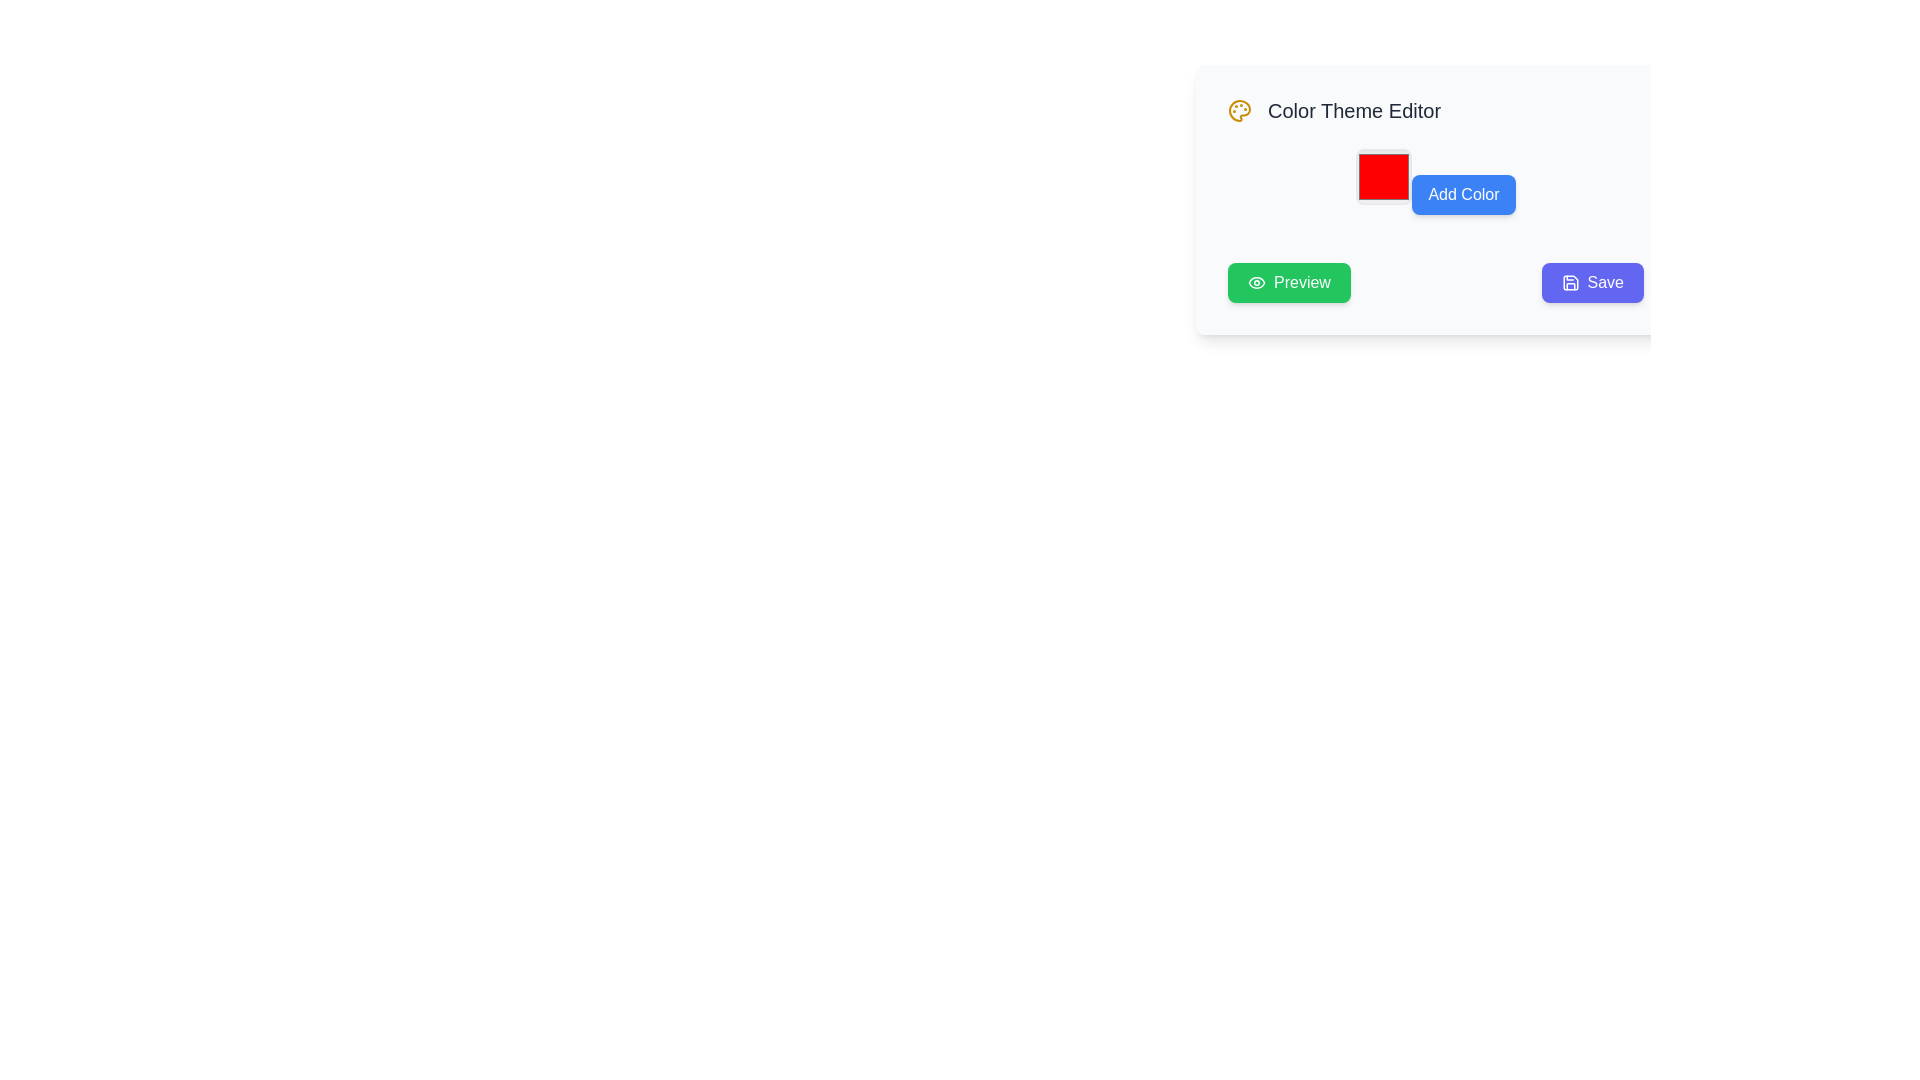 The image size is (1920, 1080). I want to click on the floppy disk icon located in the bottom-right corner of the small UI card, next to the 'Save' button with a purple background, so click(1569, 282).